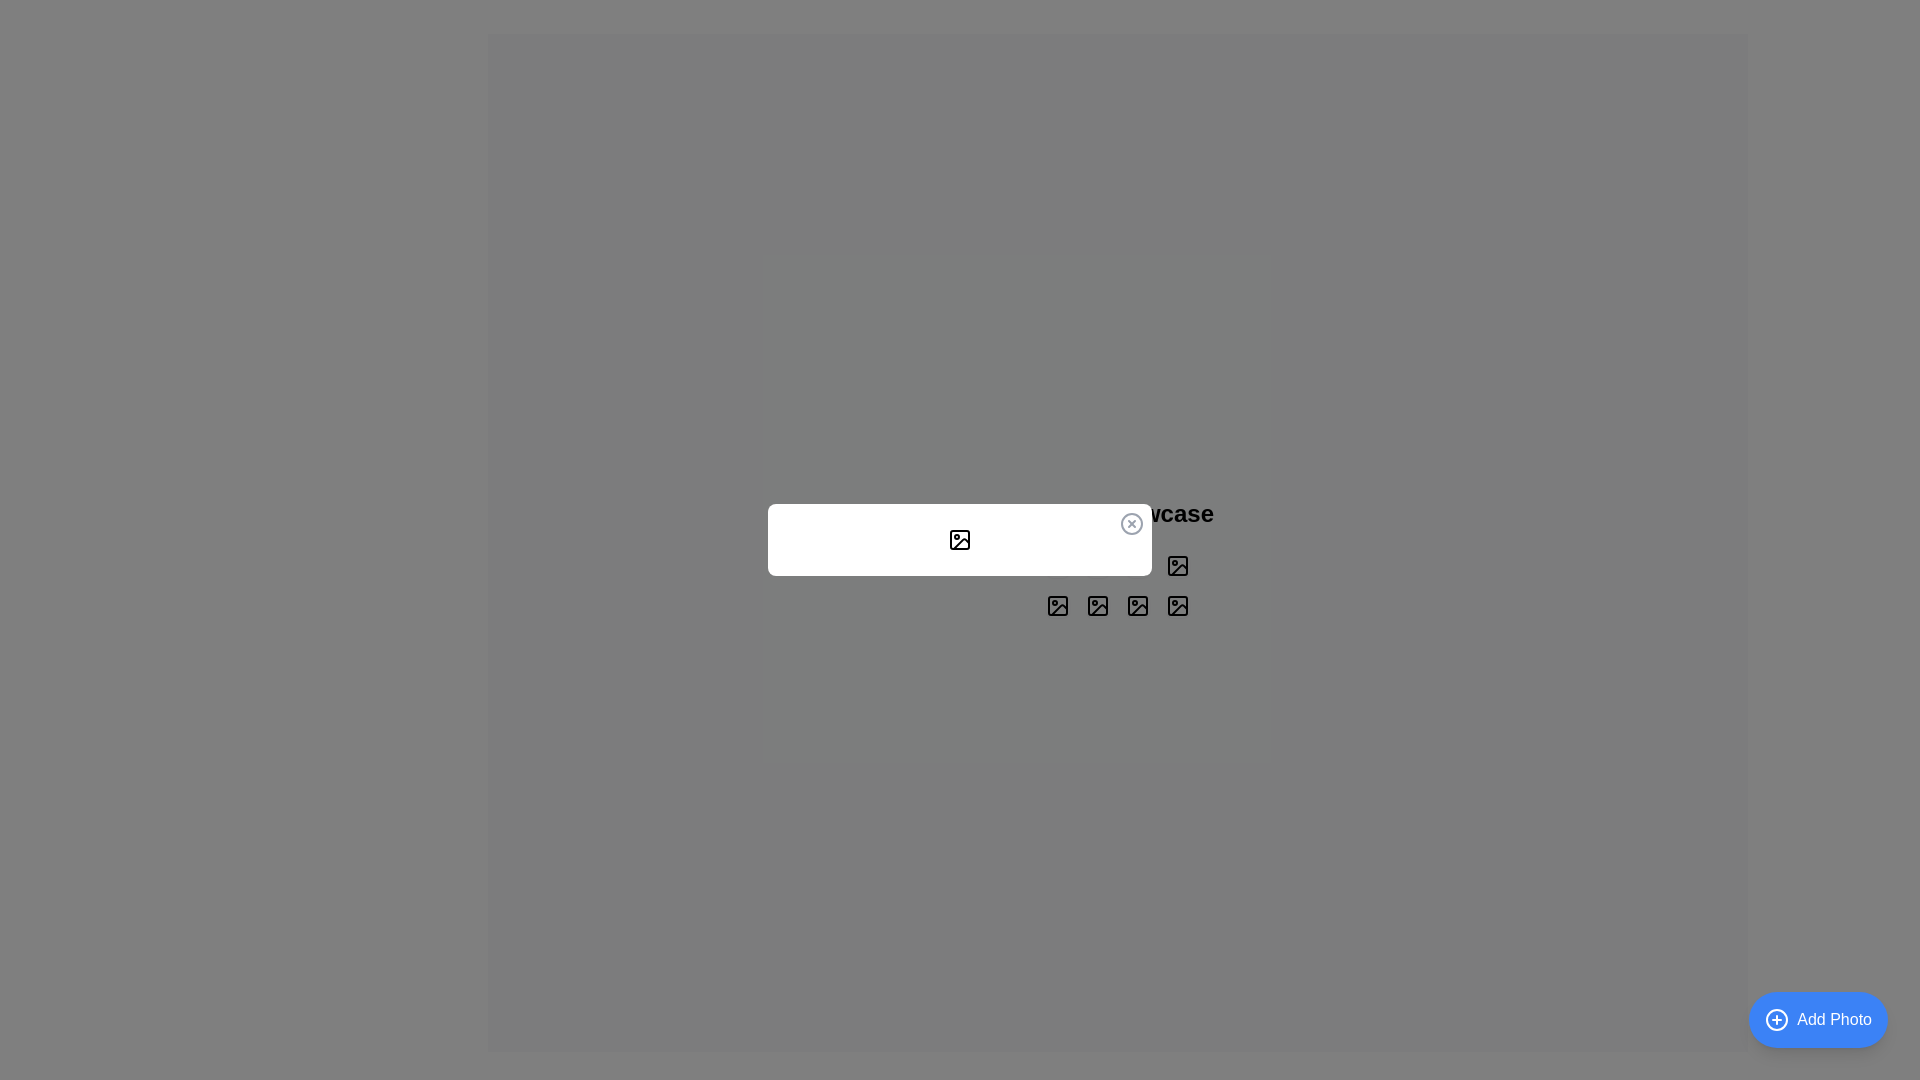 This screenshot has width=1920, height=1080. What do you see at coordinates (1177, 604) in the screenshot?
I see `the small circle element that is part of the magnifying glass icon, positioned at the center of its circular area` at bounding box center [1177, 604].